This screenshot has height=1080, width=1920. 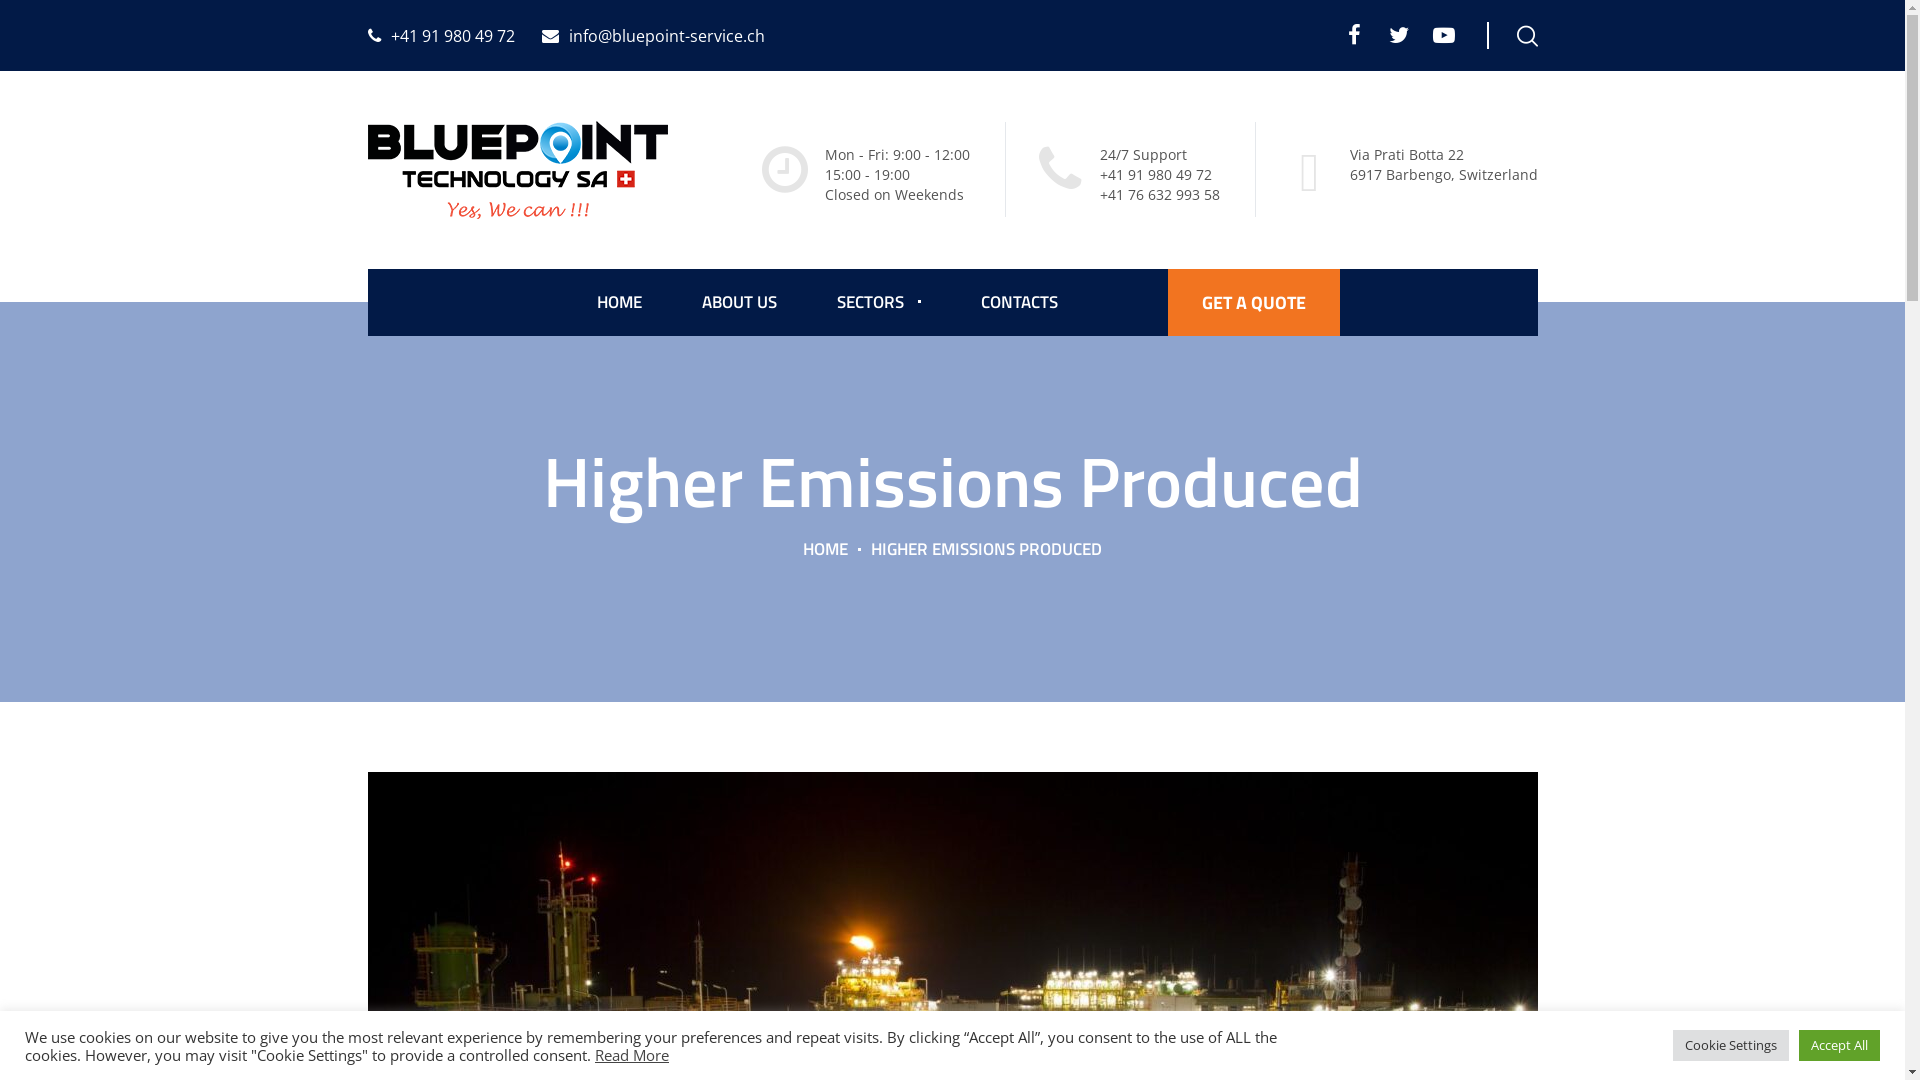 What do you see at coordinates (1444, 34) in the screenshot?
I see `'Youtube'` at bounding box center [1444, 34].